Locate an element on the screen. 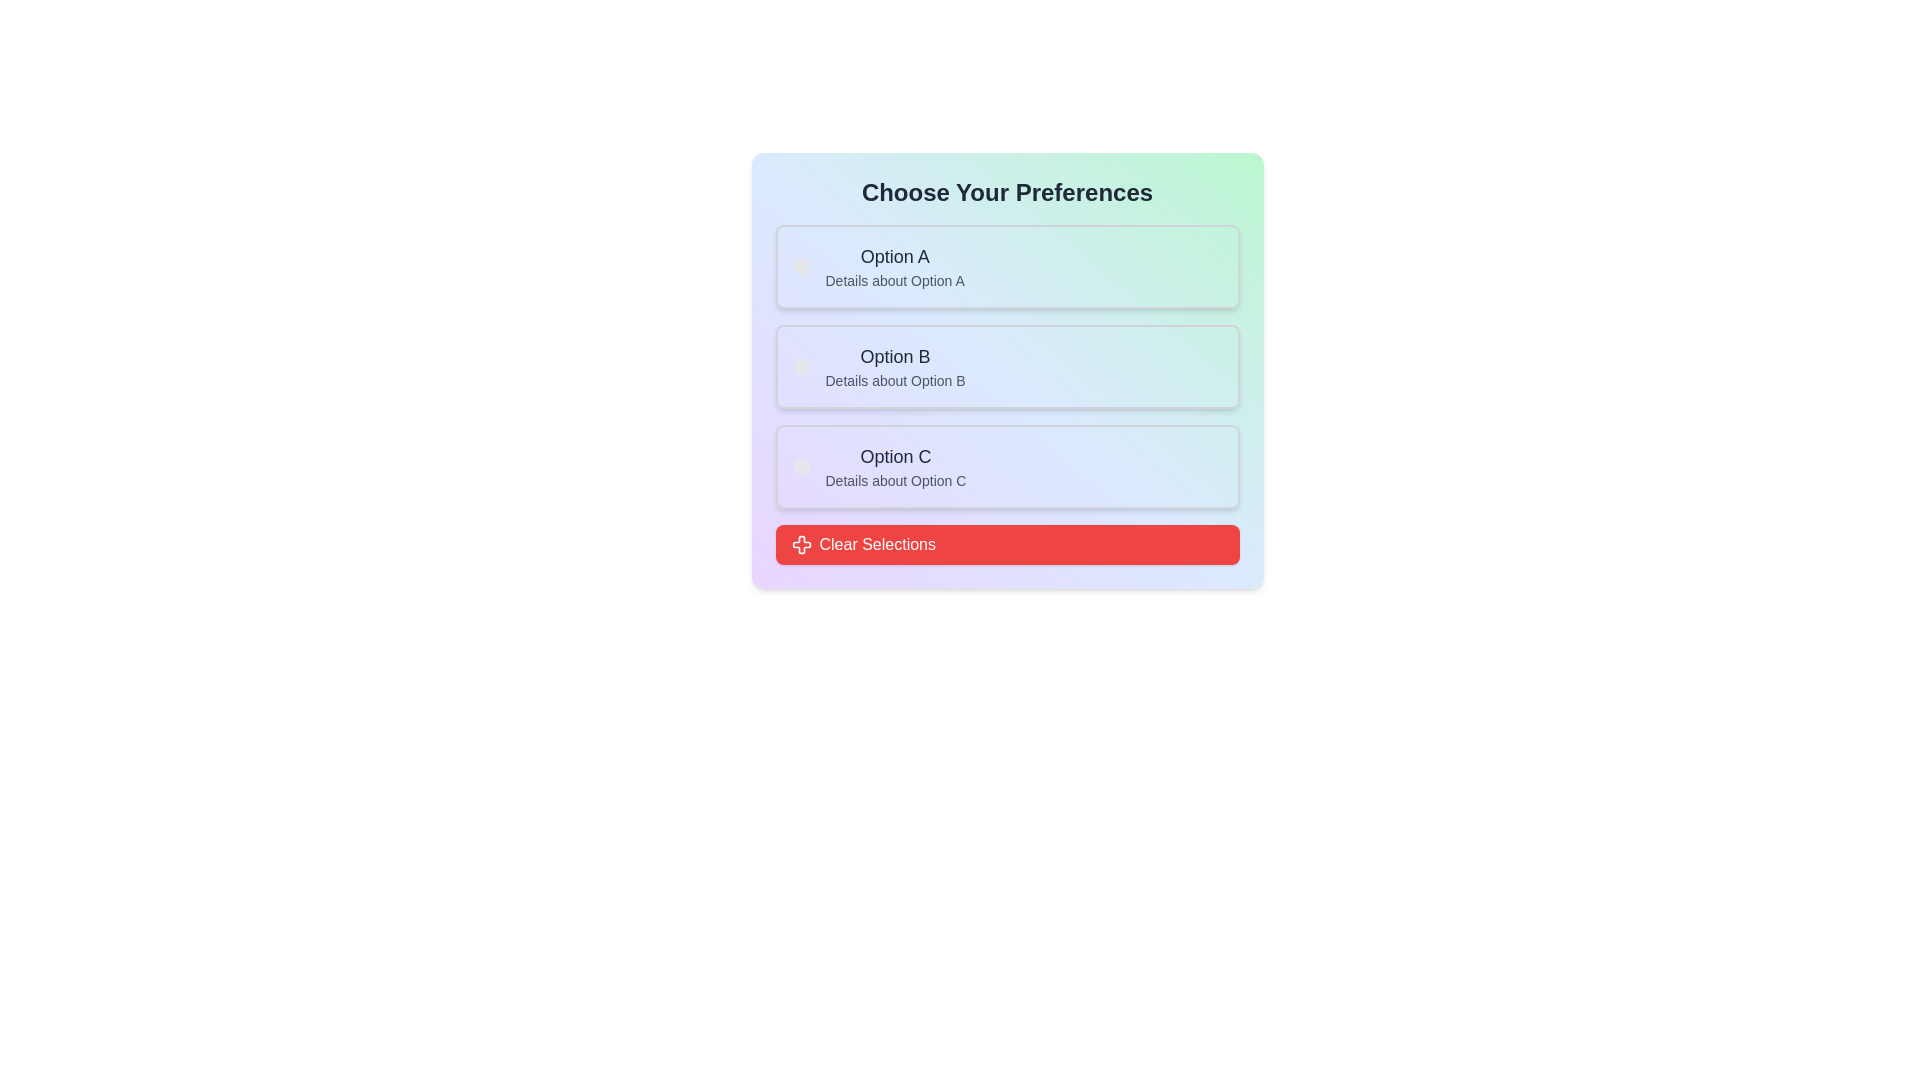 This screenshot has height=1080, width=1920. the circular decorative or status indicator associated with 'Option B' is located at coordinates (801, 366).